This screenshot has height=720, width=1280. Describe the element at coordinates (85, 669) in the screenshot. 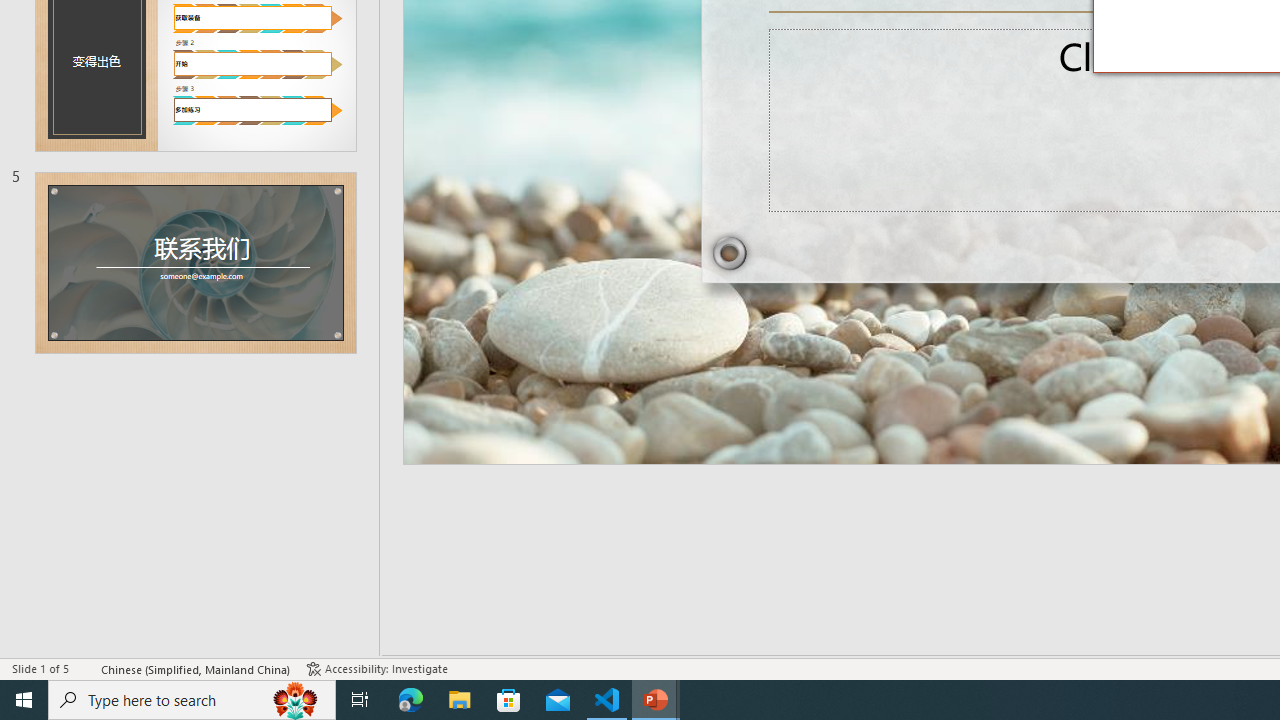

I see `'Spell Check '` at that location.